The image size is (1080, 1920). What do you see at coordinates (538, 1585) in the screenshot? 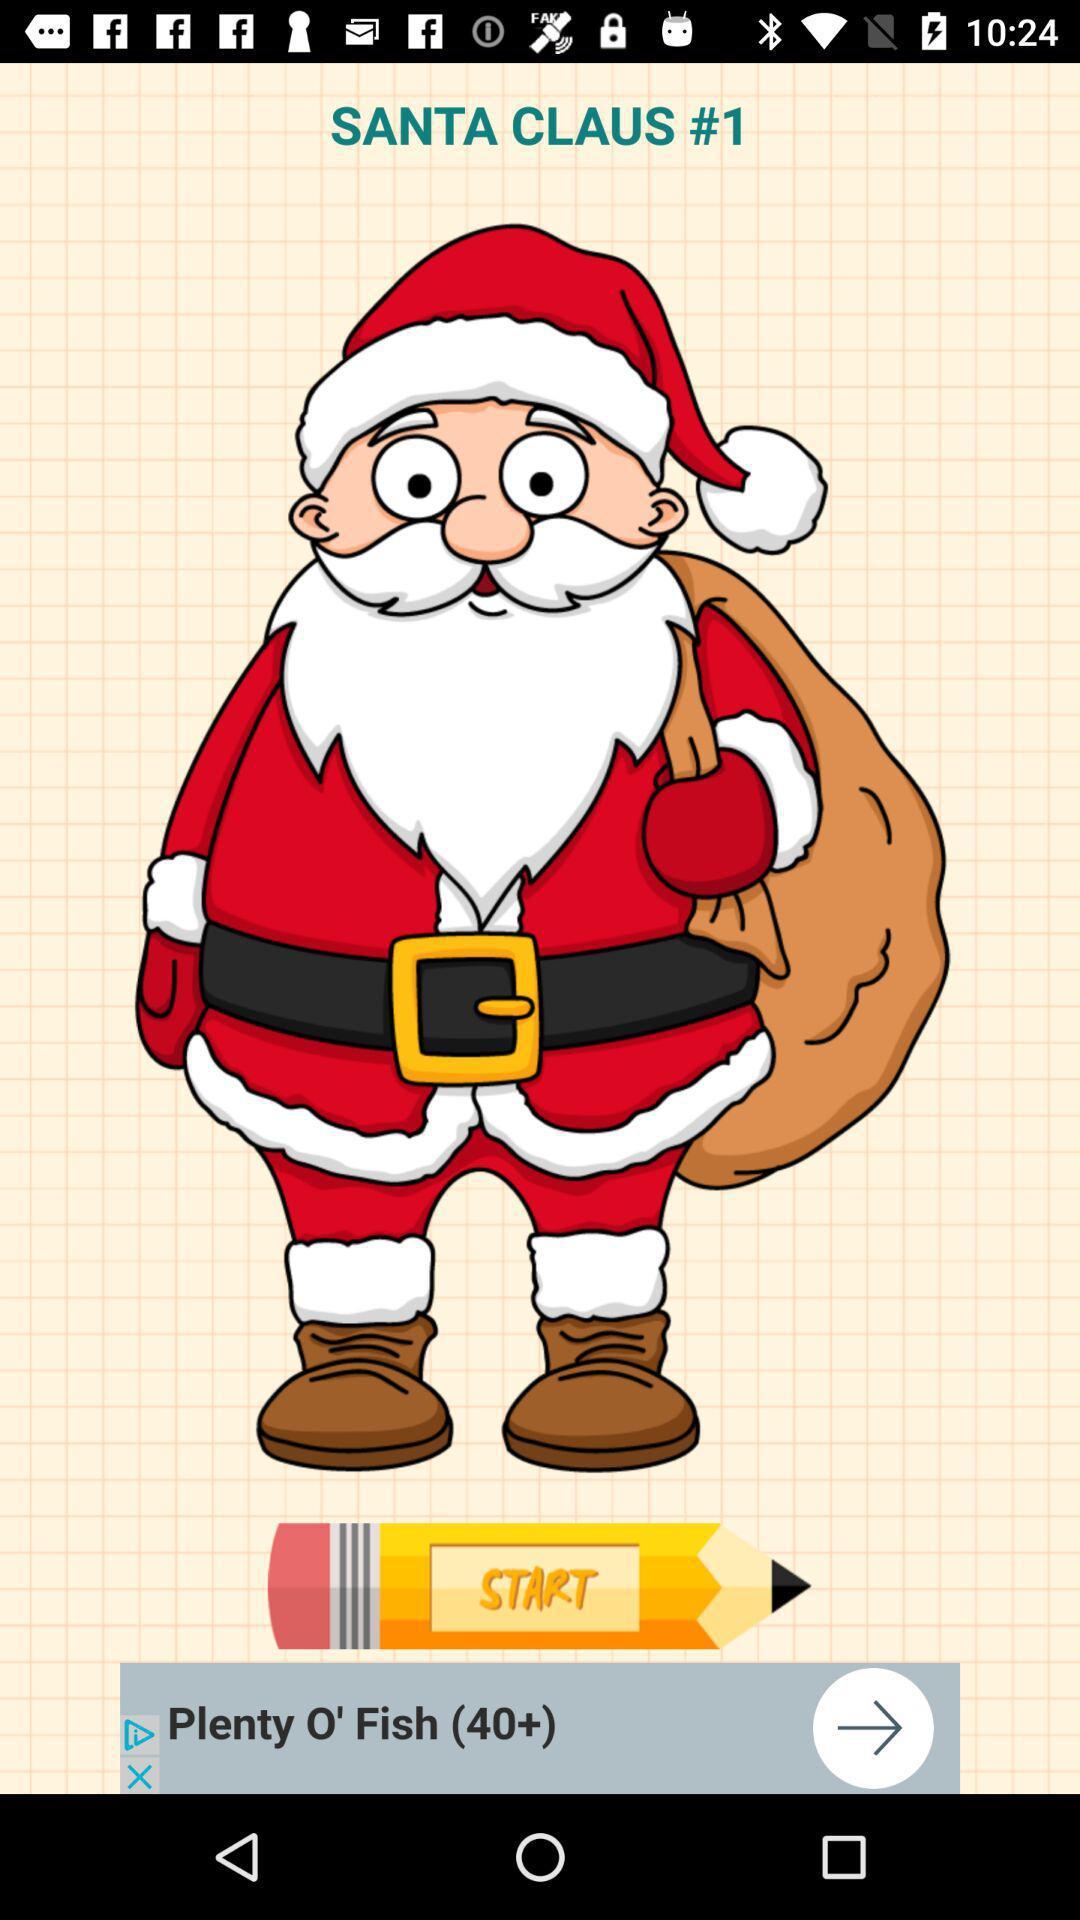
I see `start playing` at bounding box center [538, 1585].